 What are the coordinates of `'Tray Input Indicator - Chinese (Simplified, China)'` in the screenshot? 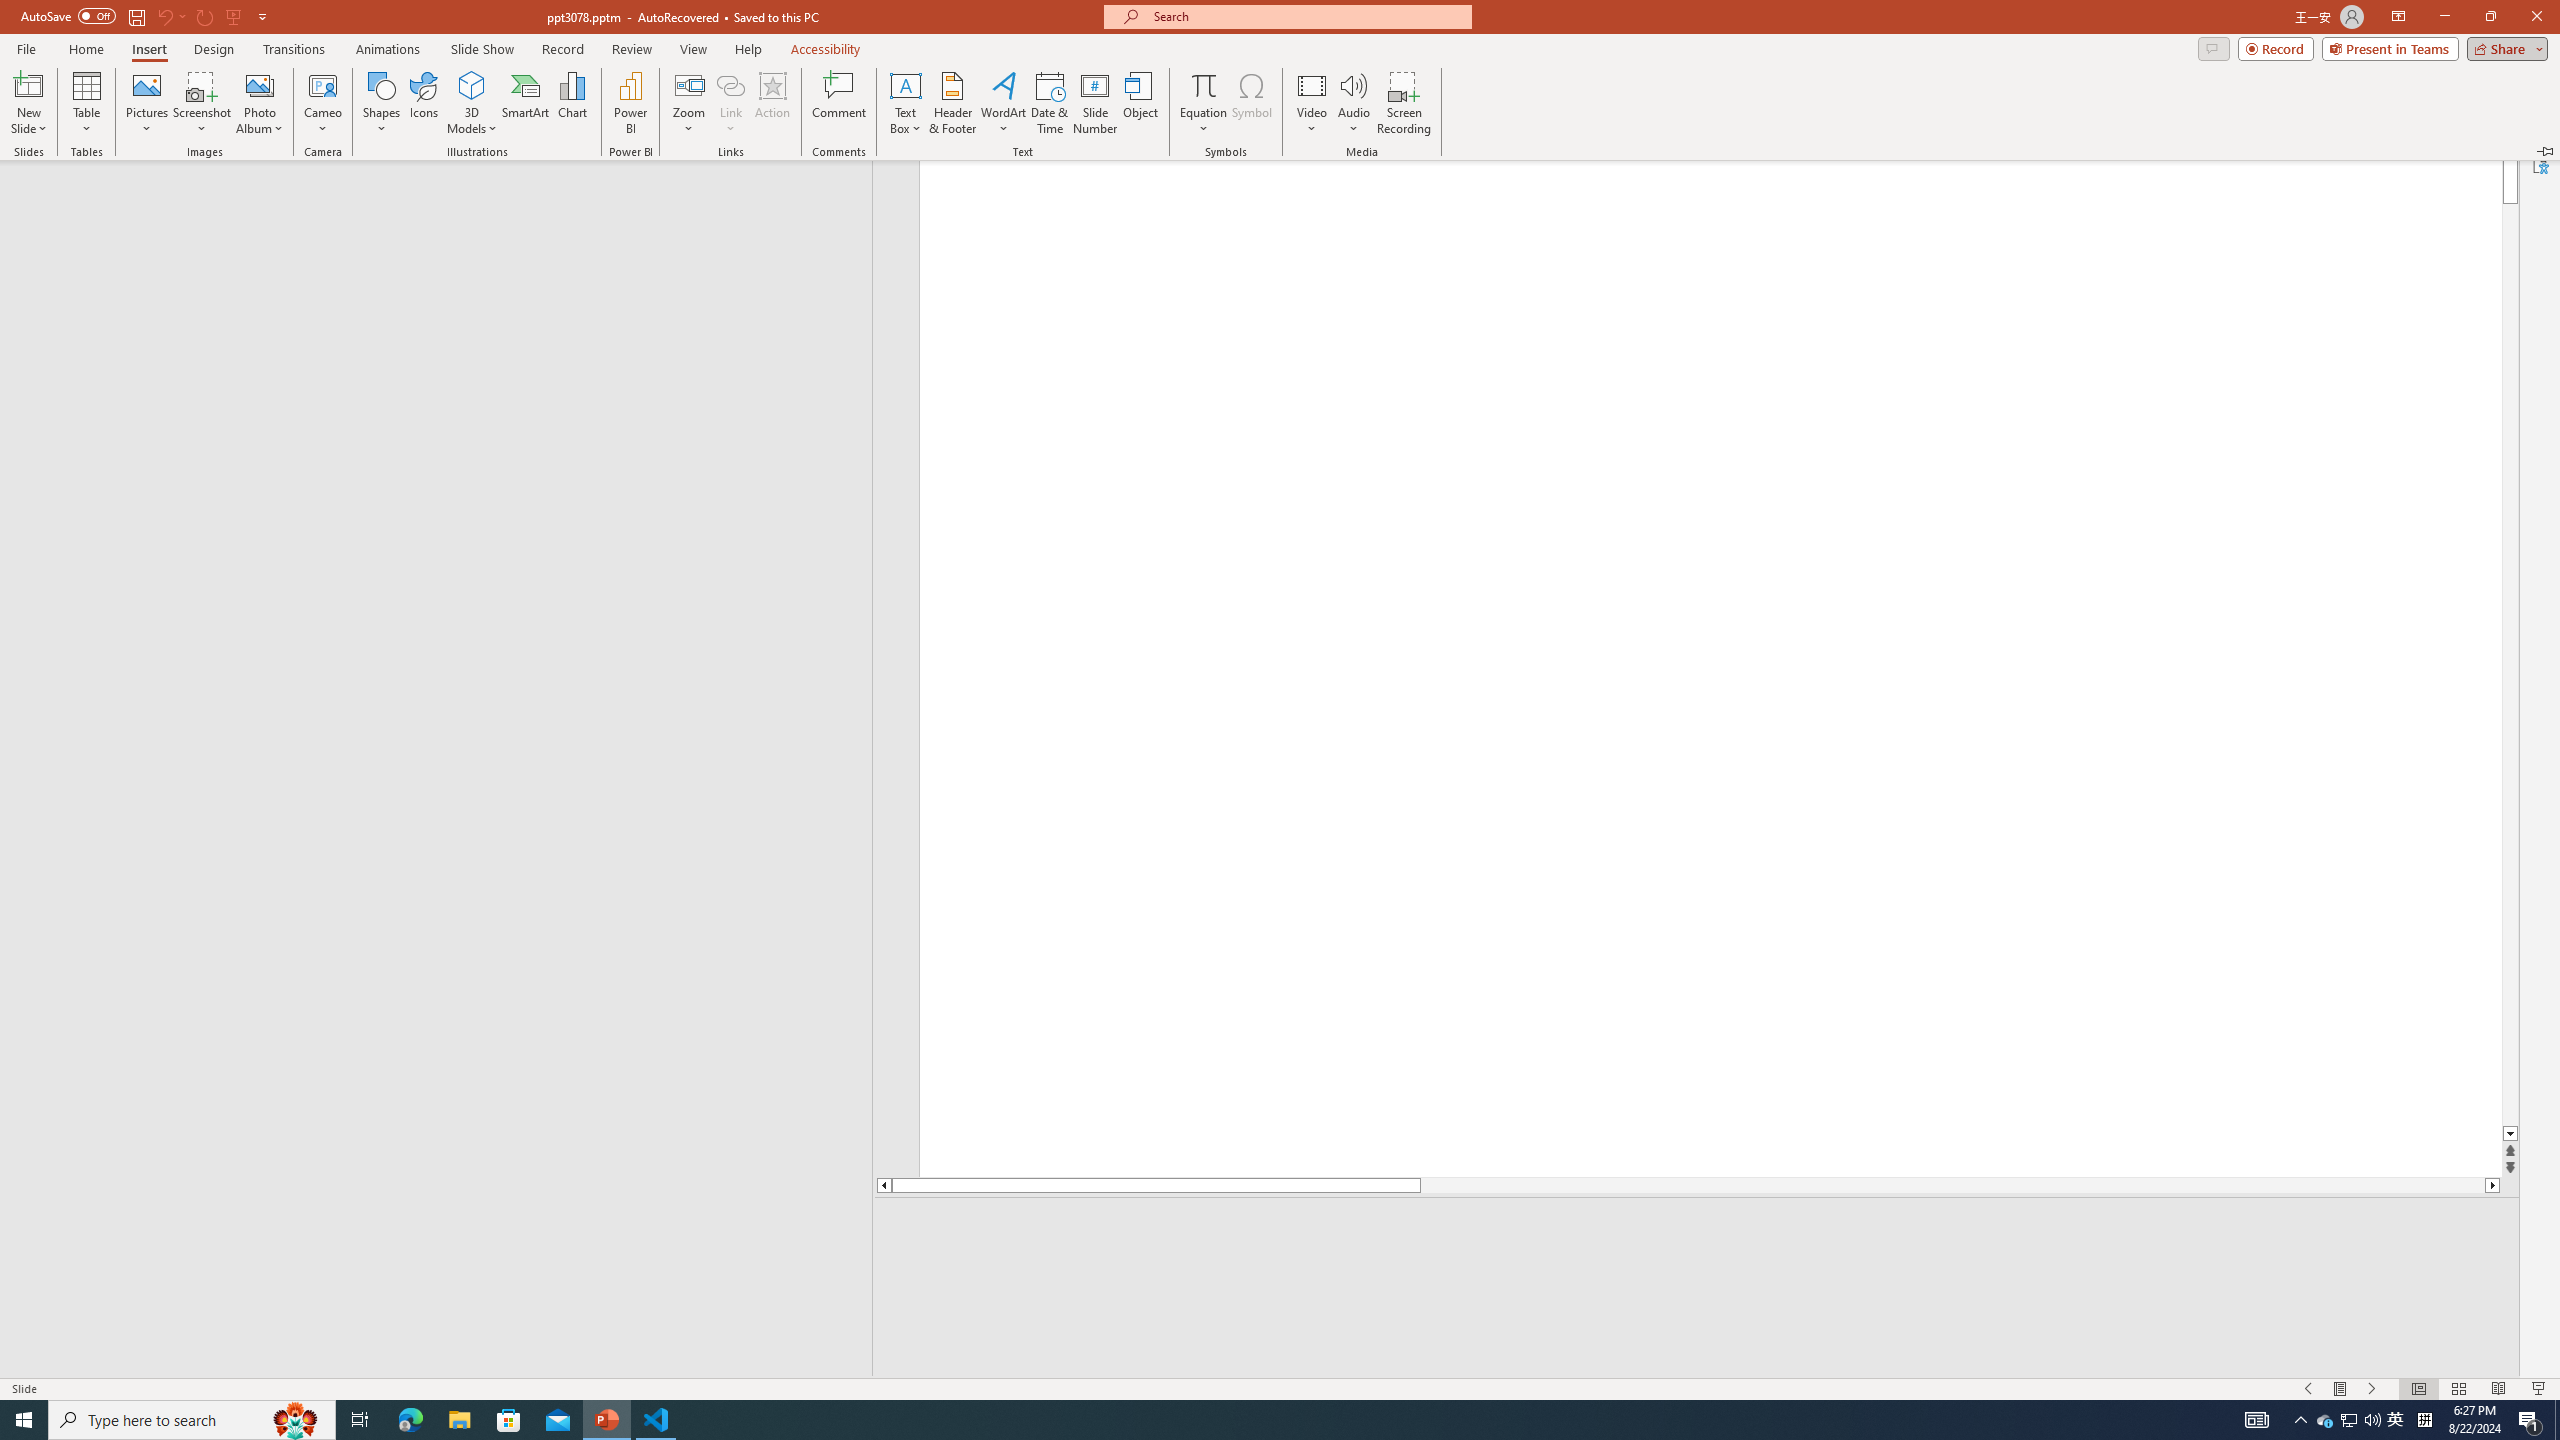 It's located at (2424, 1418).